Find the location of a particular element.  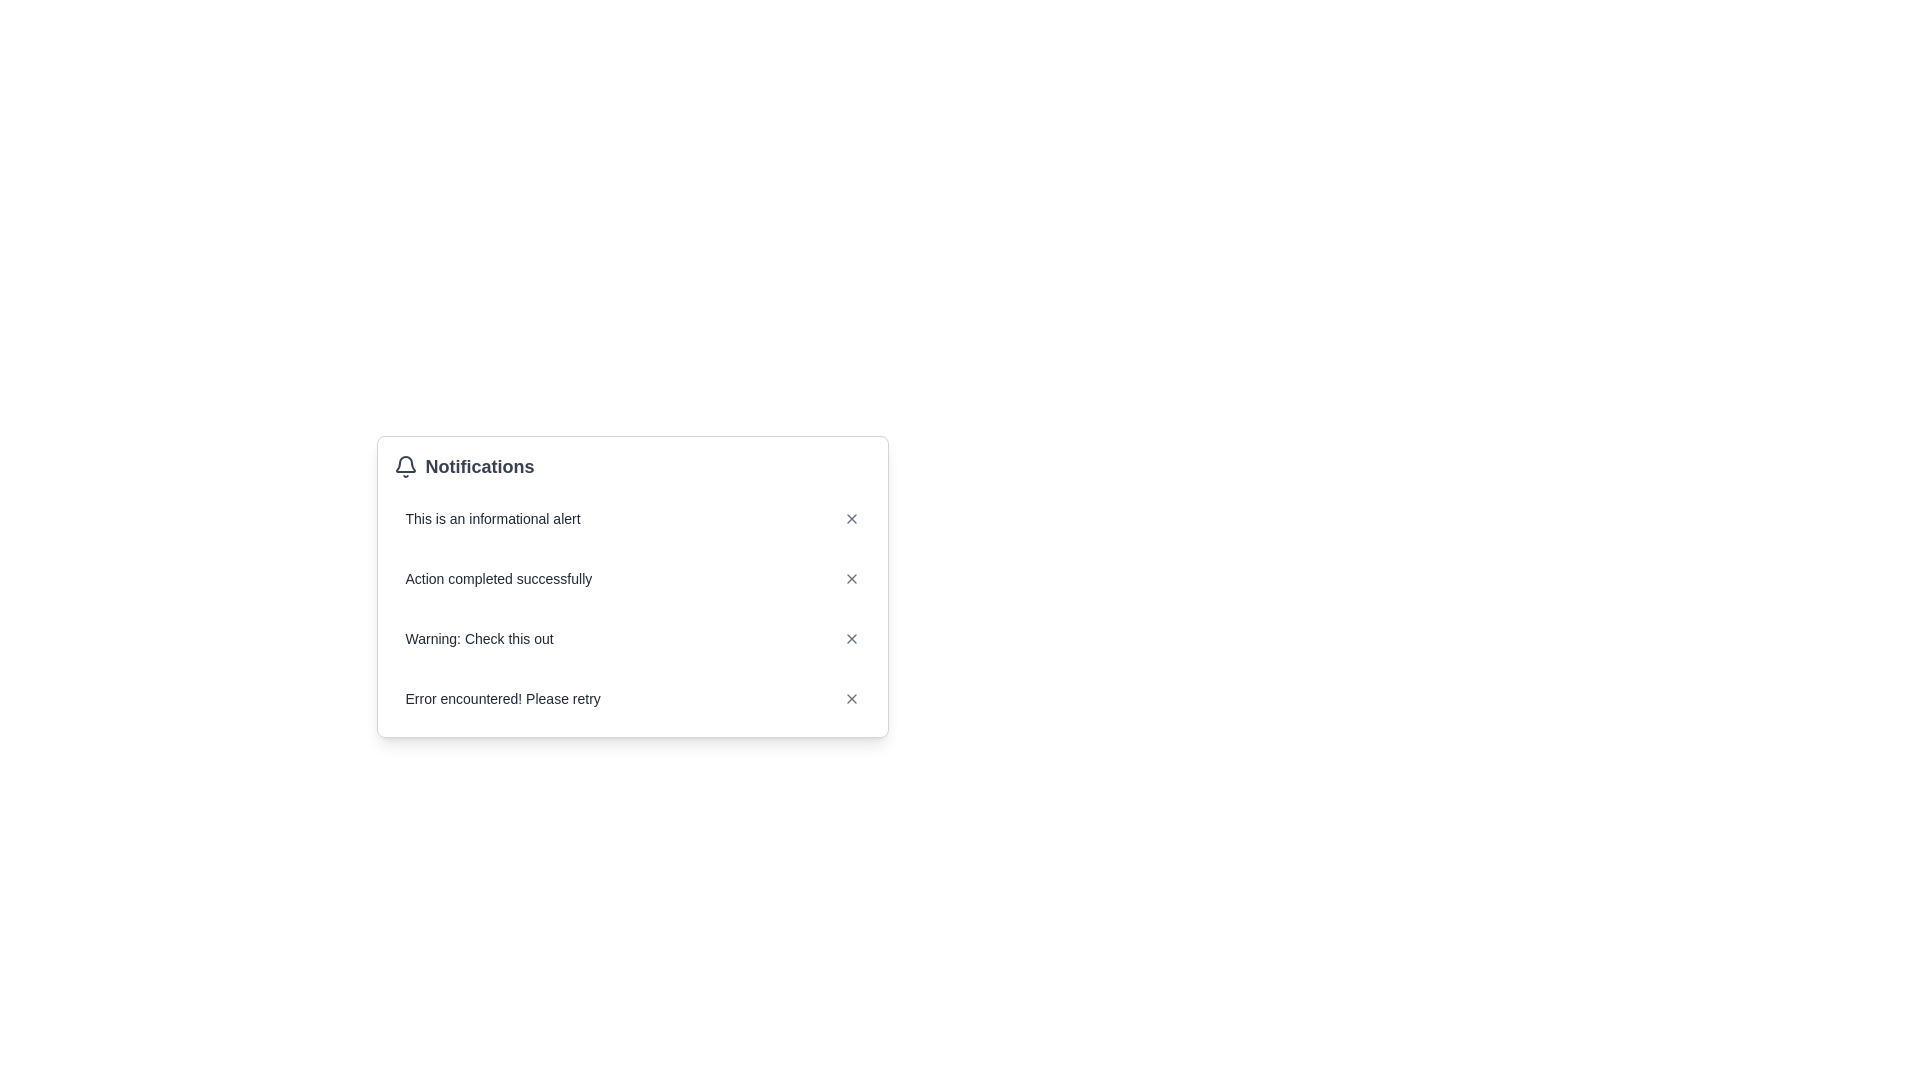

the text label that provides a warning message, specifically the one that says 'Warning: Check this out' located in the third position of the notification list is located at coordinates (478, 639).